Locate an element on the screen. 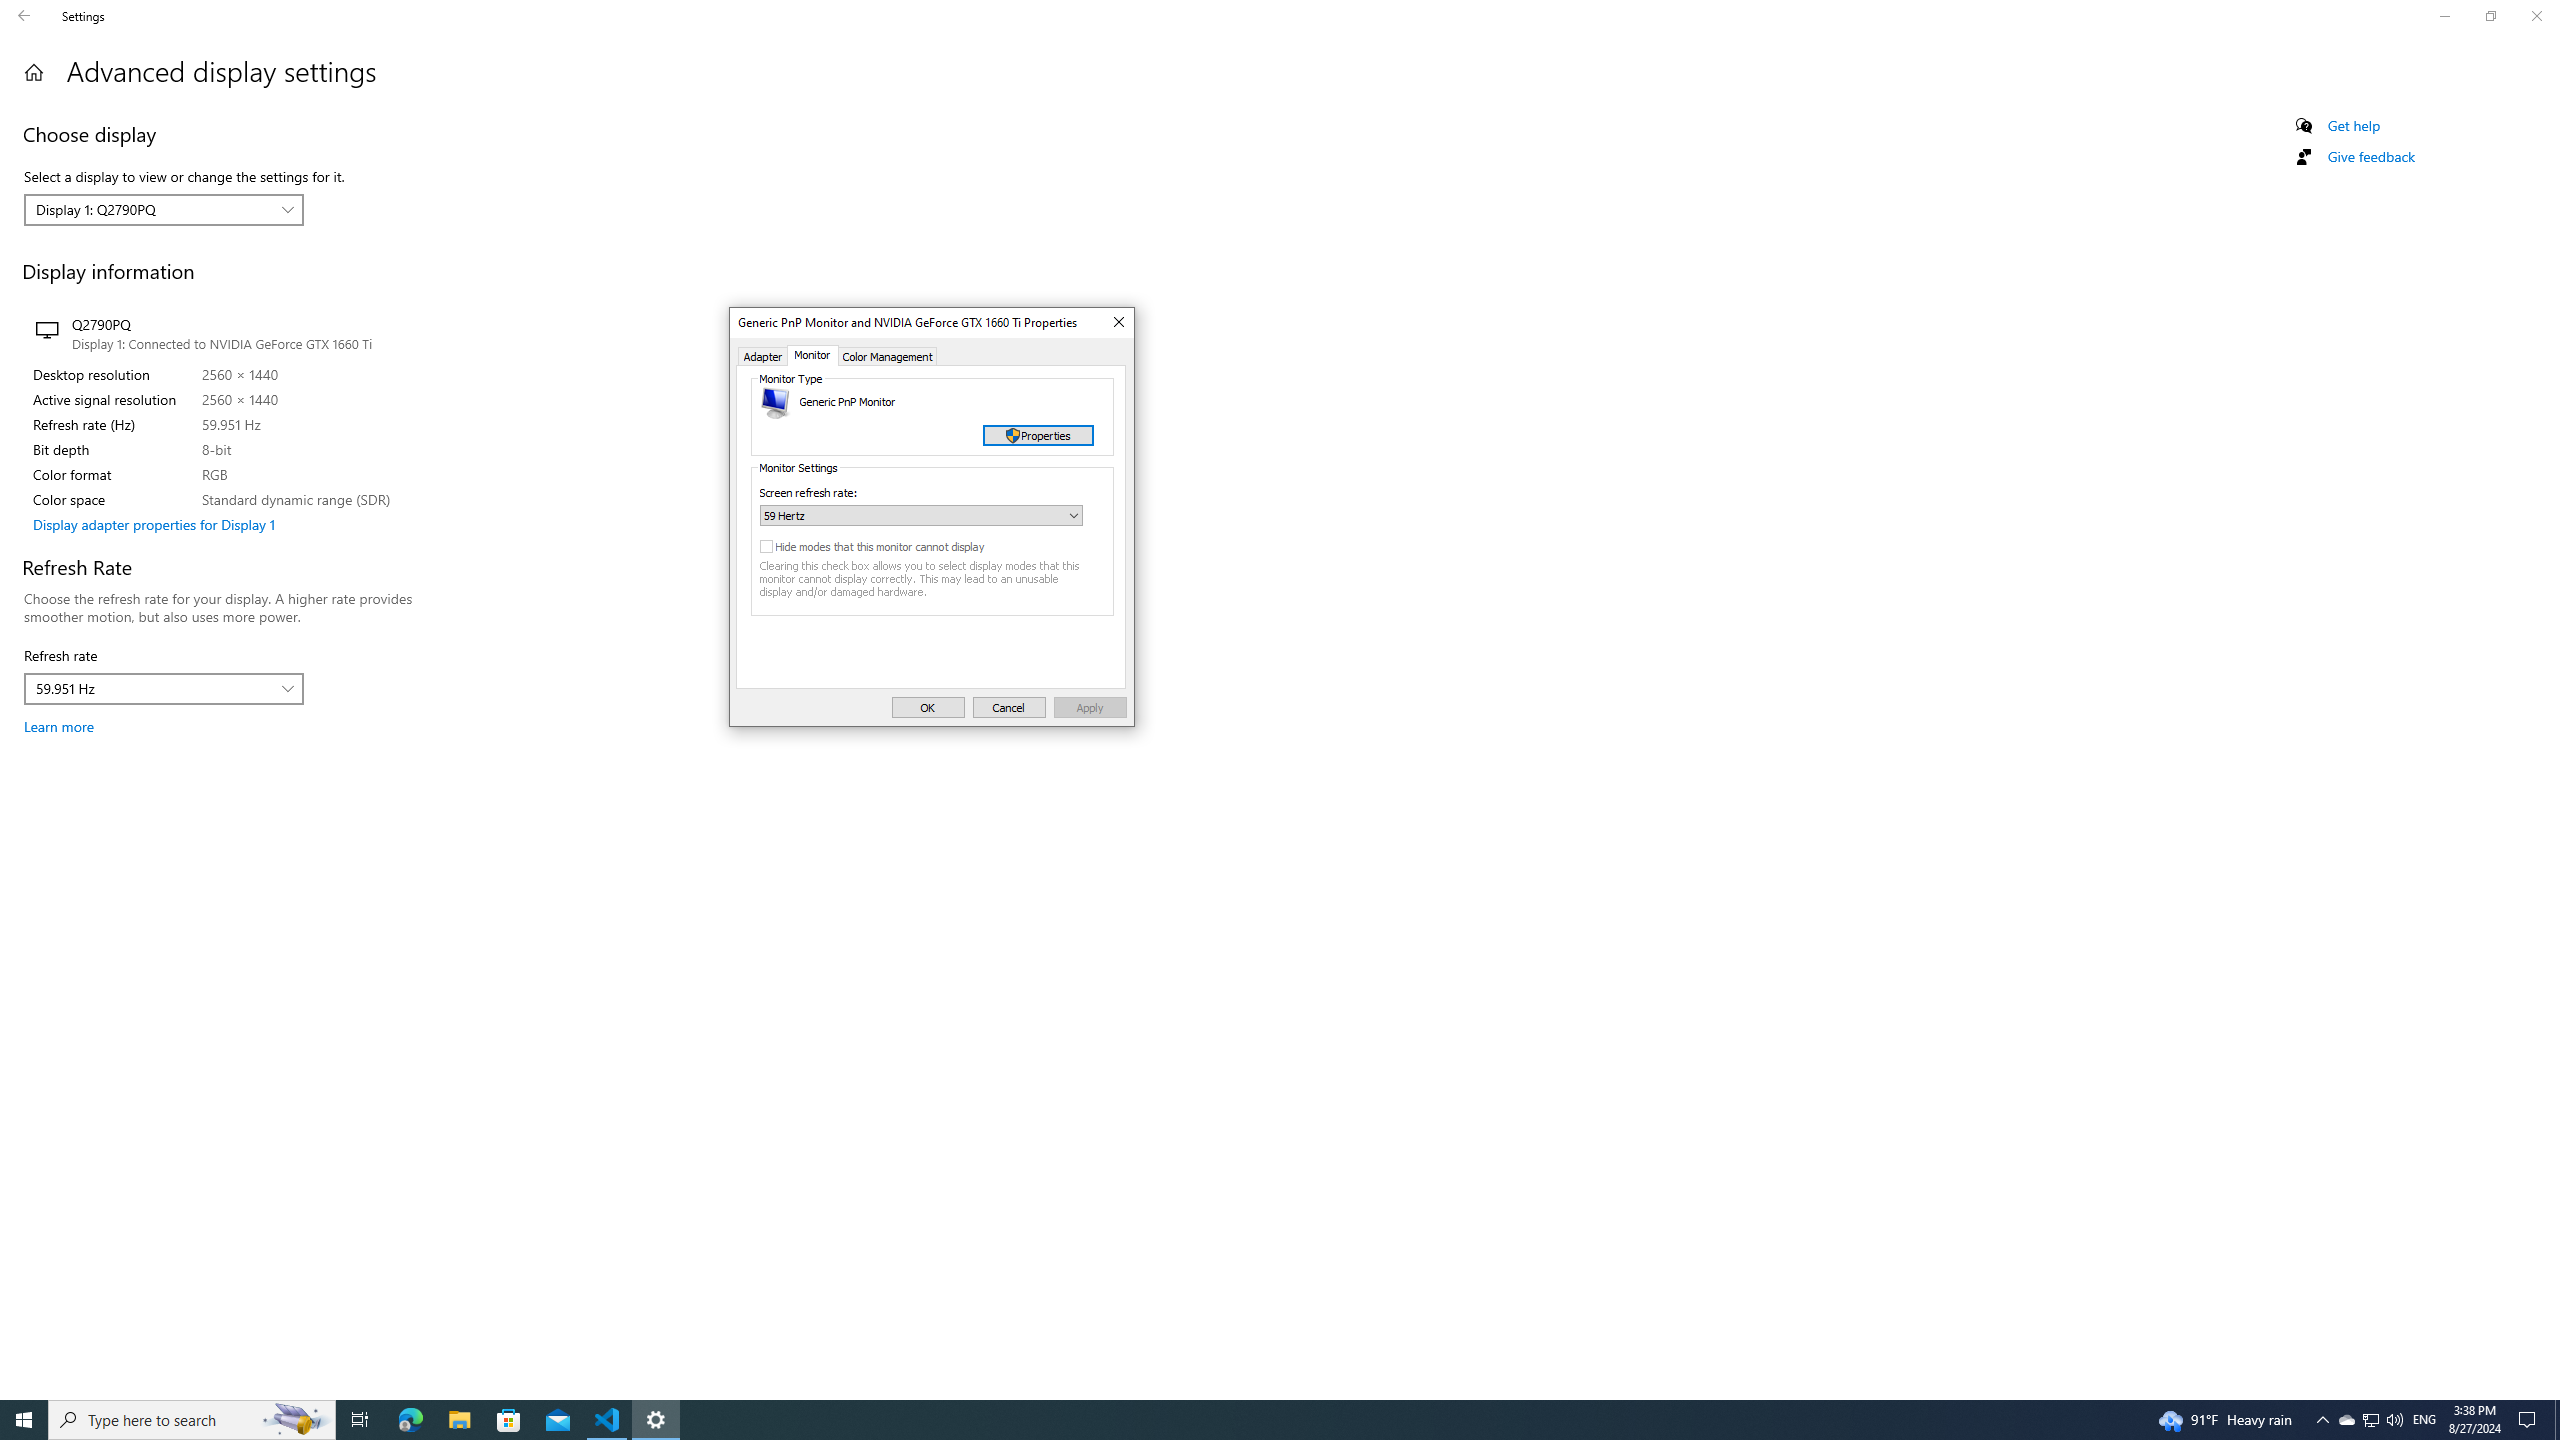 The width and height of the screenshot is (2560, 1440). 'OK' is located at coordinates (928, 706).